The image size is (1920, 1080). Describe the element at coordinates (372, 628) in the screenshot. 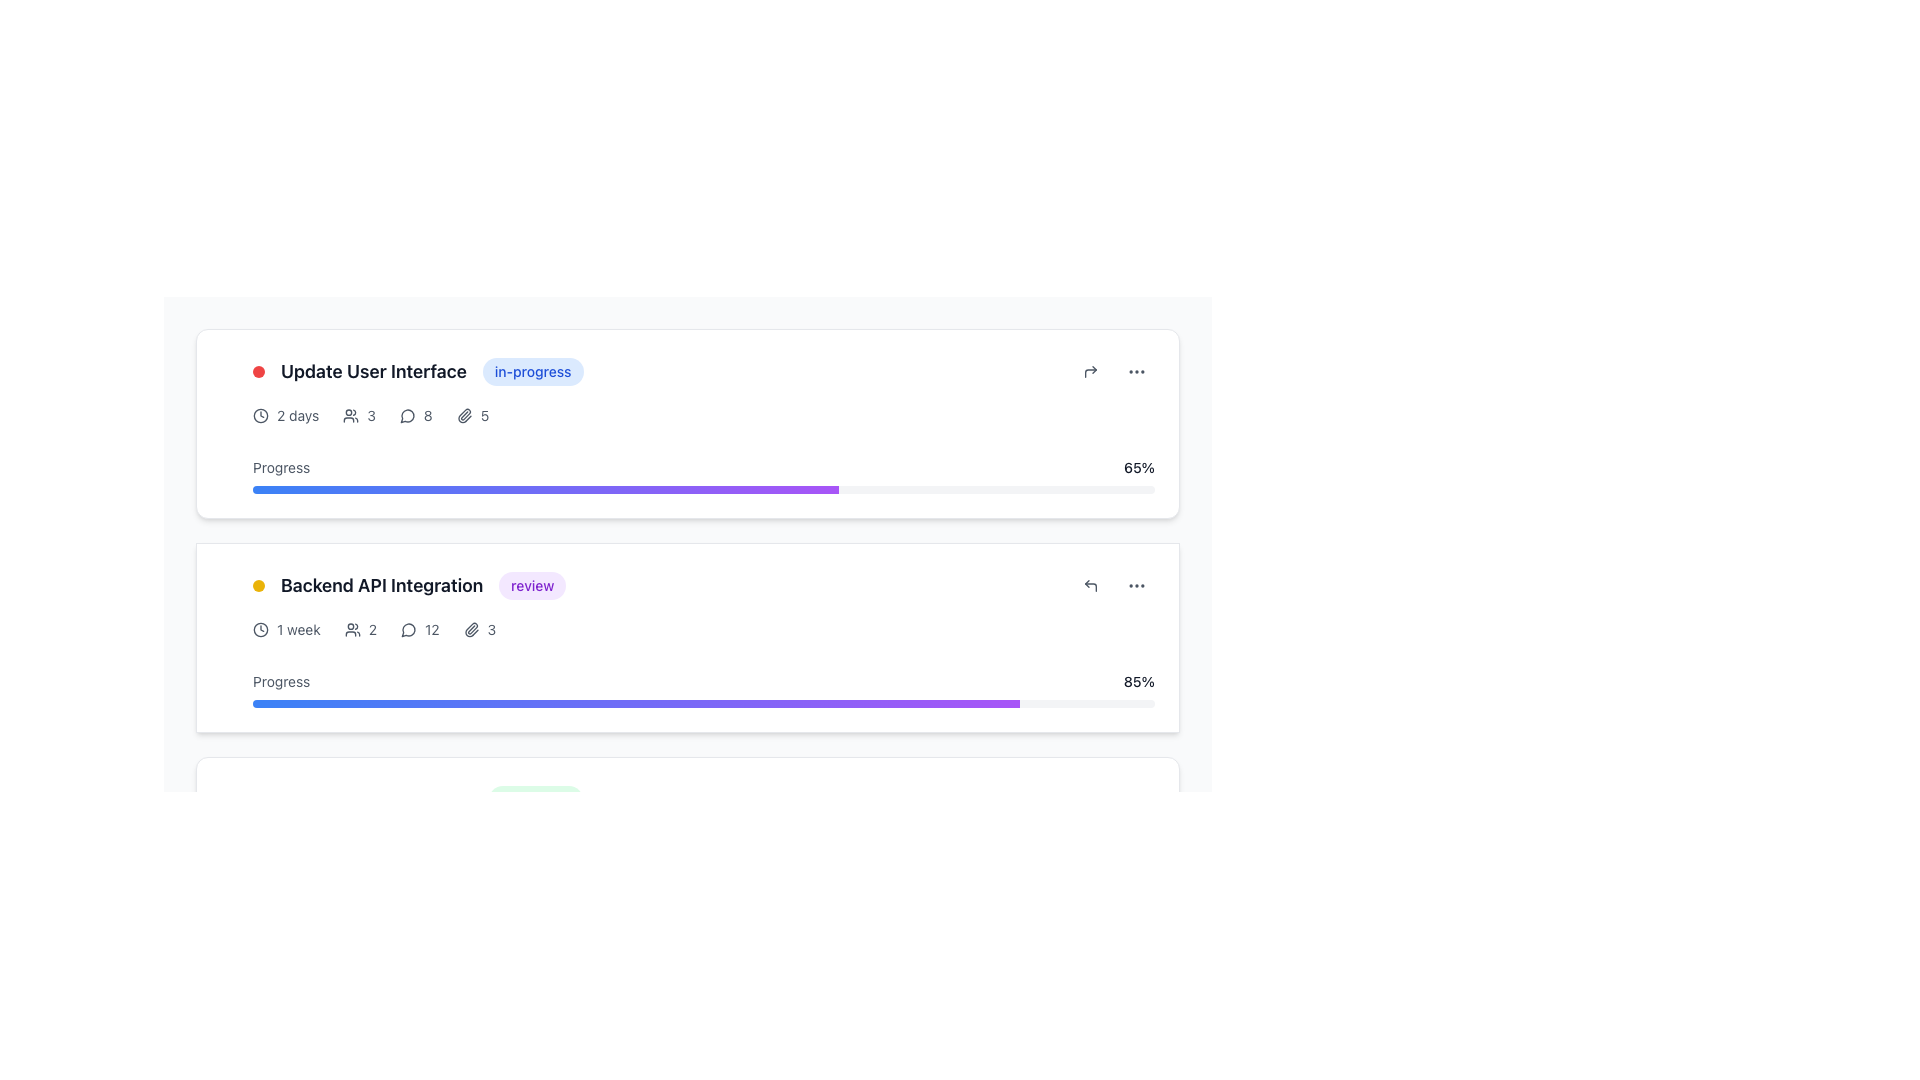

I see `value displayed on the Text label showing the number of users associated with the task or project, located to the immediate right of the user icon symbol in the 'Backend API Integration' section` at that location.